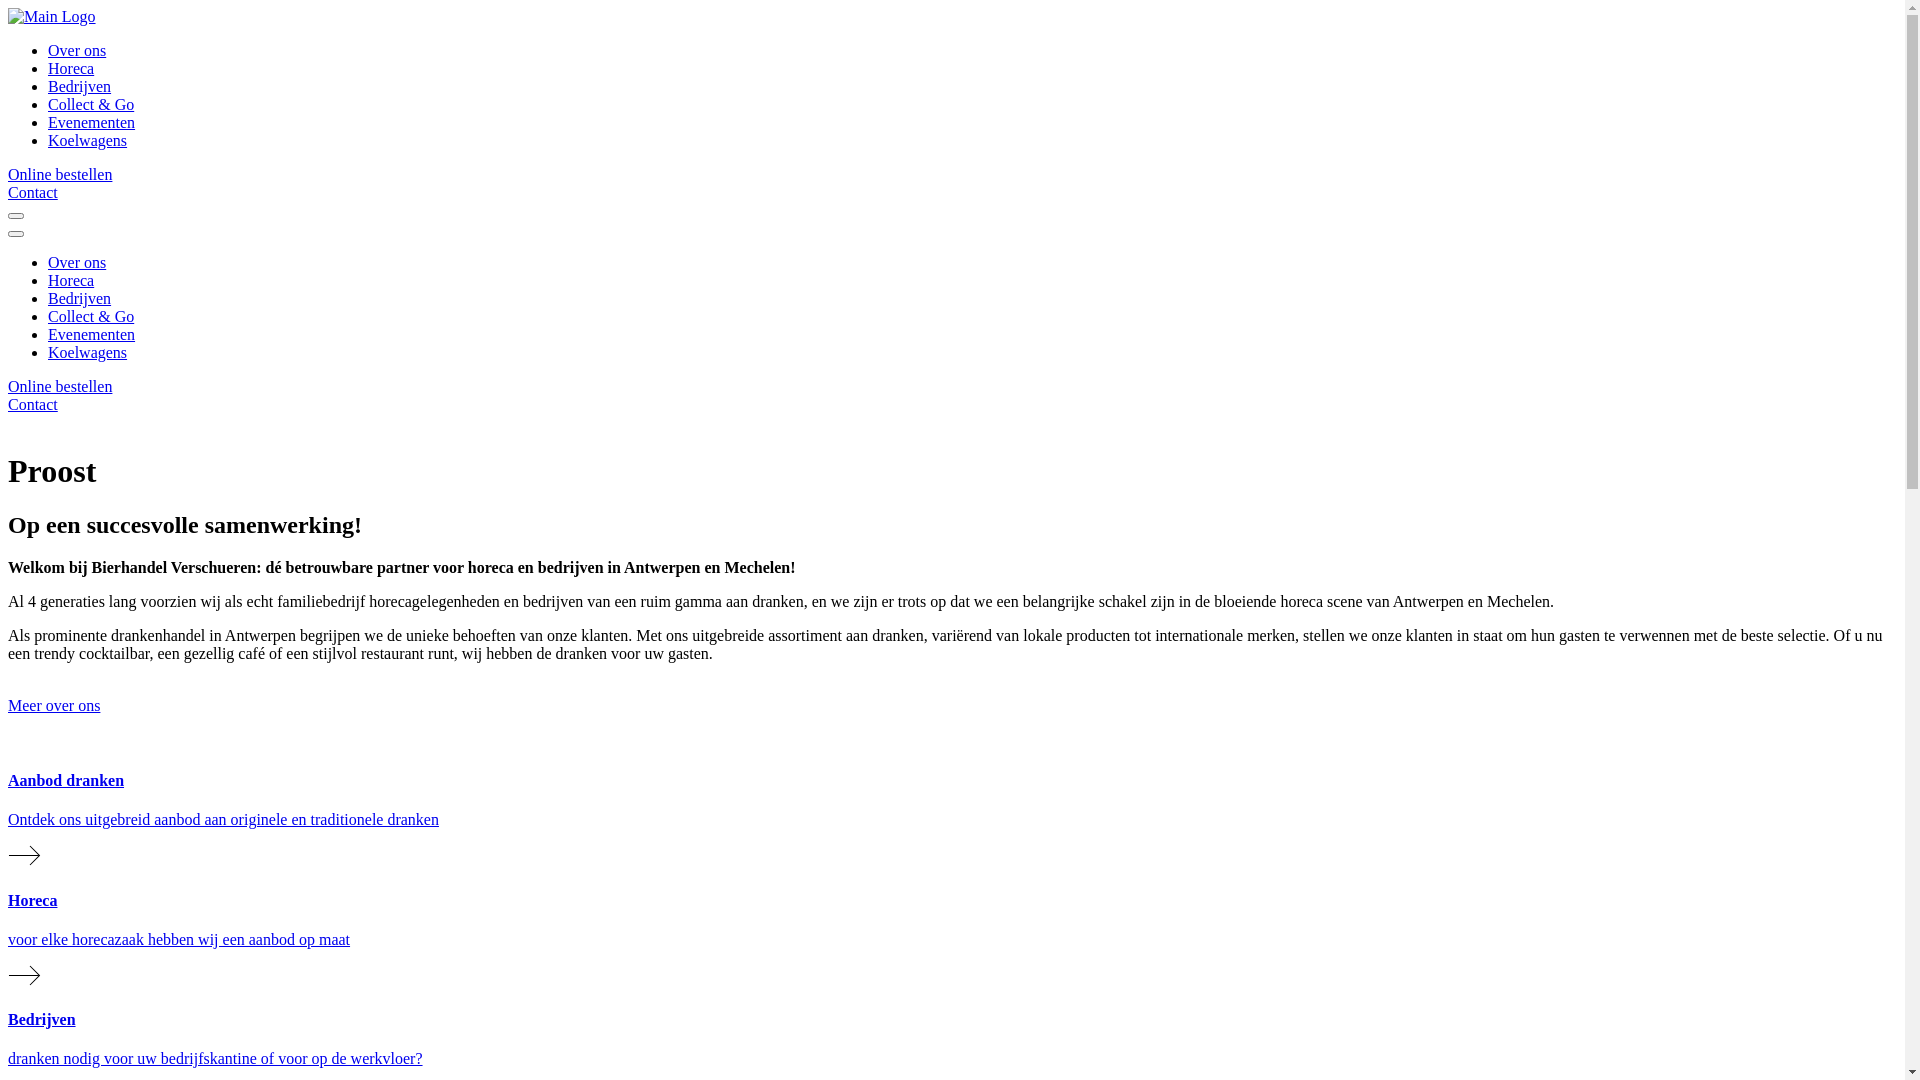 This screenshot has width=1920, height=1080. I want to click on 'Online bestellen', so click(59, 386).